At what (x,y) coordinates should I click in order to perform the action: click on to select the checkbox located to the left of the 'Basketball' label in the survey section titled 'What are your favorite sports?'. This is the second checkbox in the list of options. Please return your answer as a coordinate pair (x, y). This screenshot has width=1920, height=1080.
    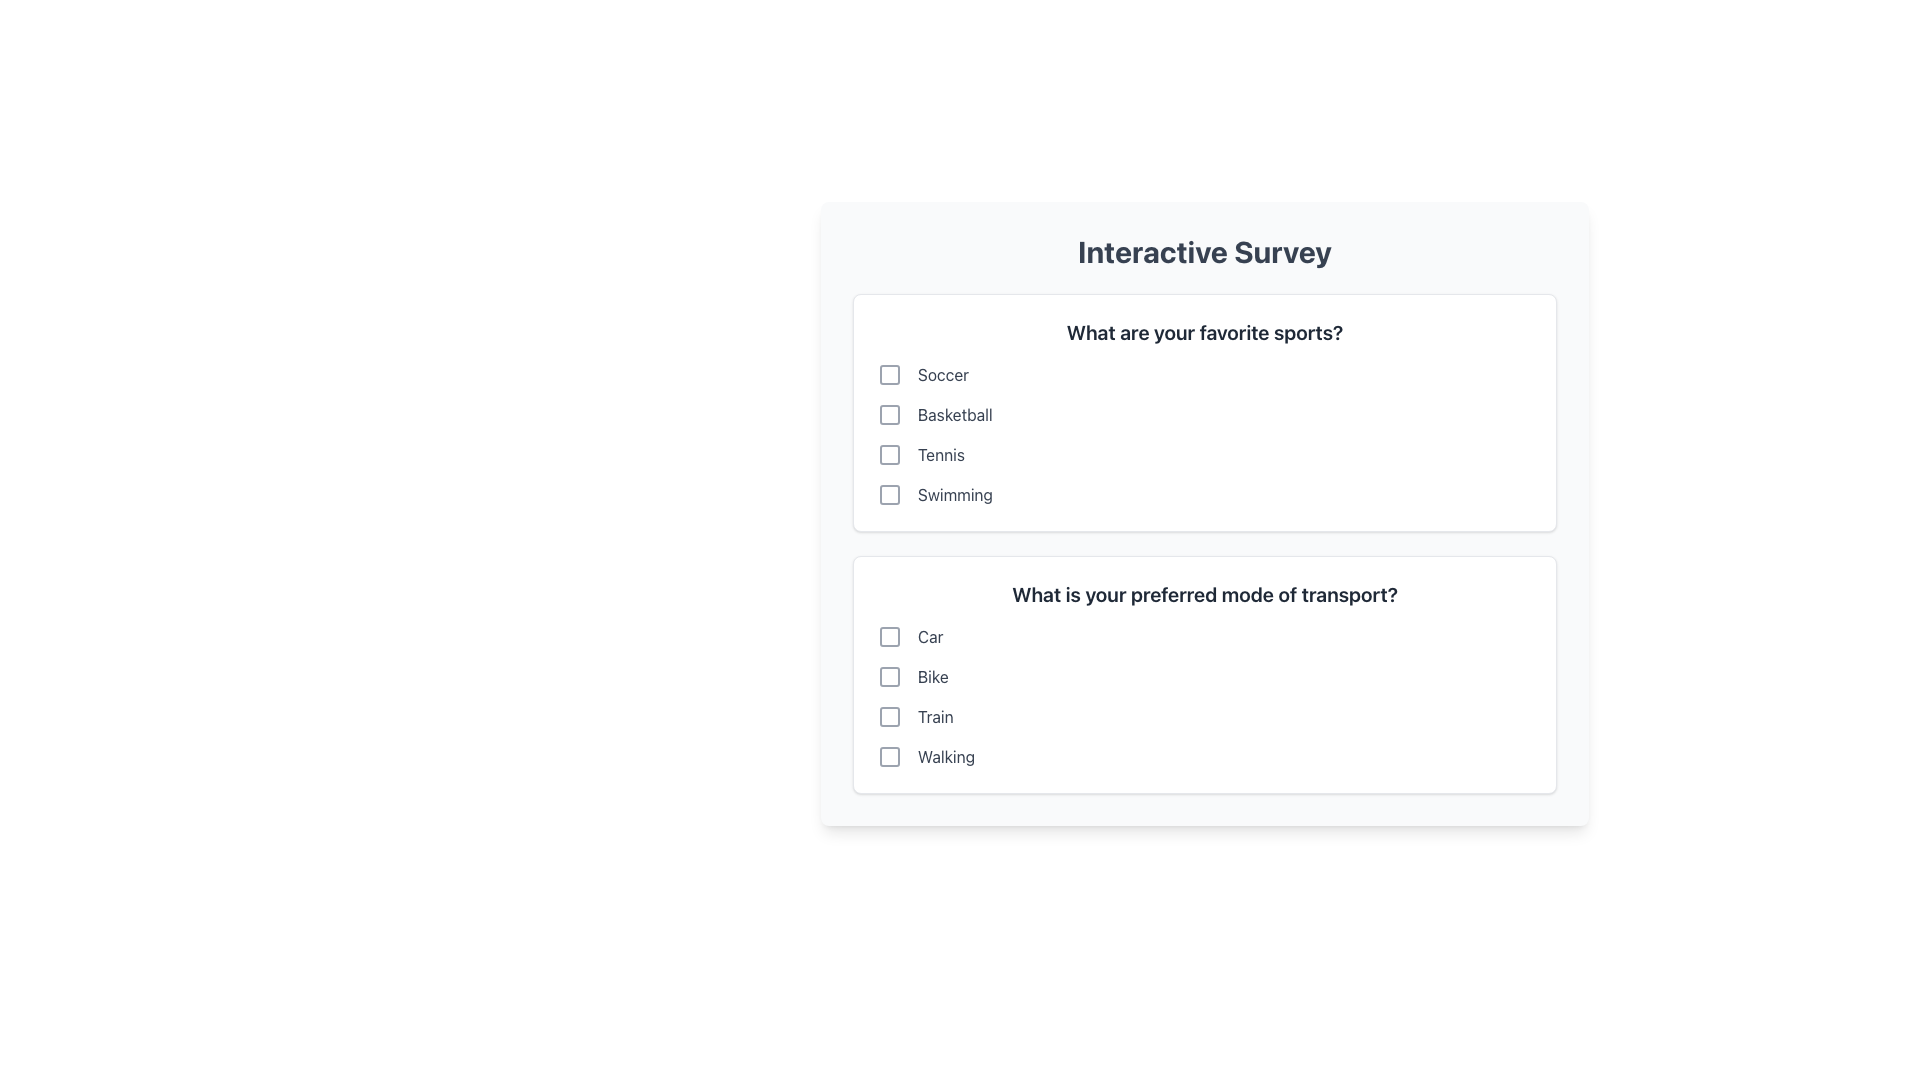
    Looking at the image, I should click on (888, 414).